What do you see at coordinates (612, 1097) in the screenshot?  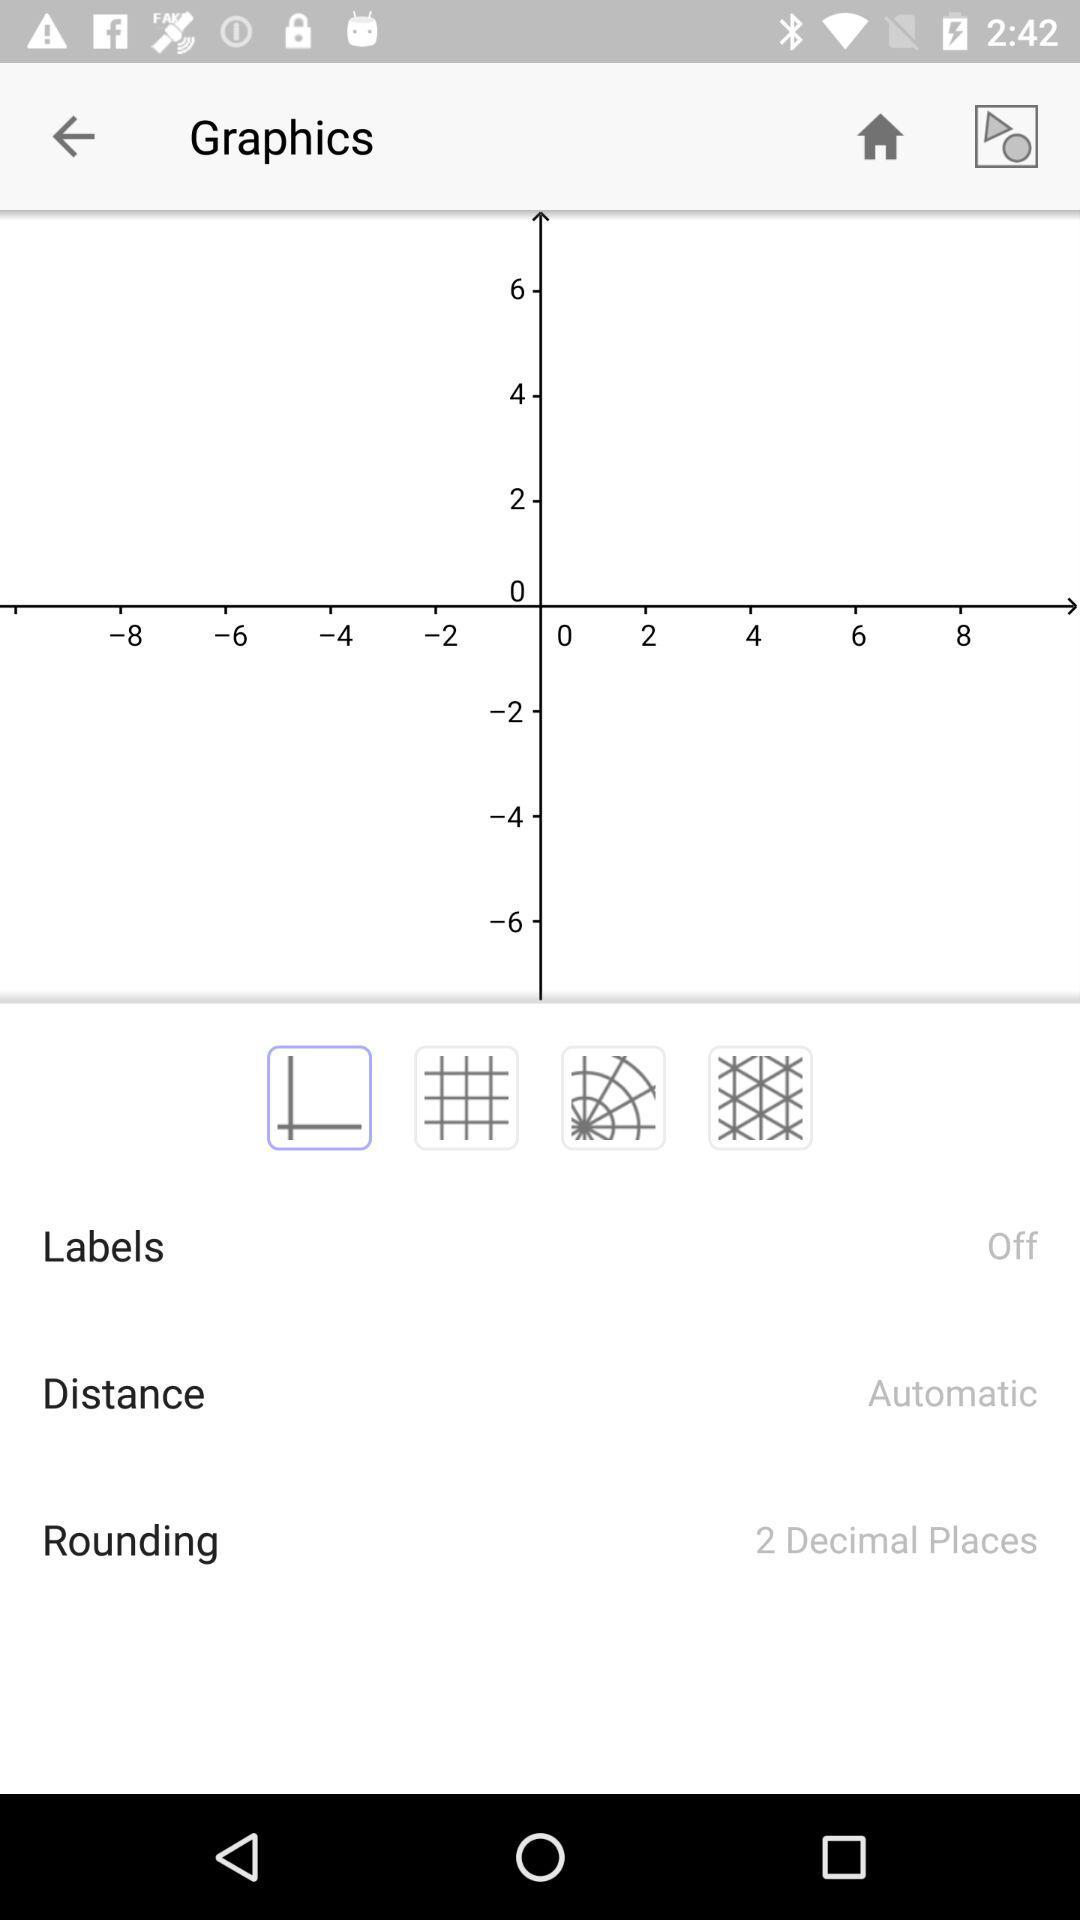 I see `the third icon just above the text labels` at bounding box center [612, 1097].